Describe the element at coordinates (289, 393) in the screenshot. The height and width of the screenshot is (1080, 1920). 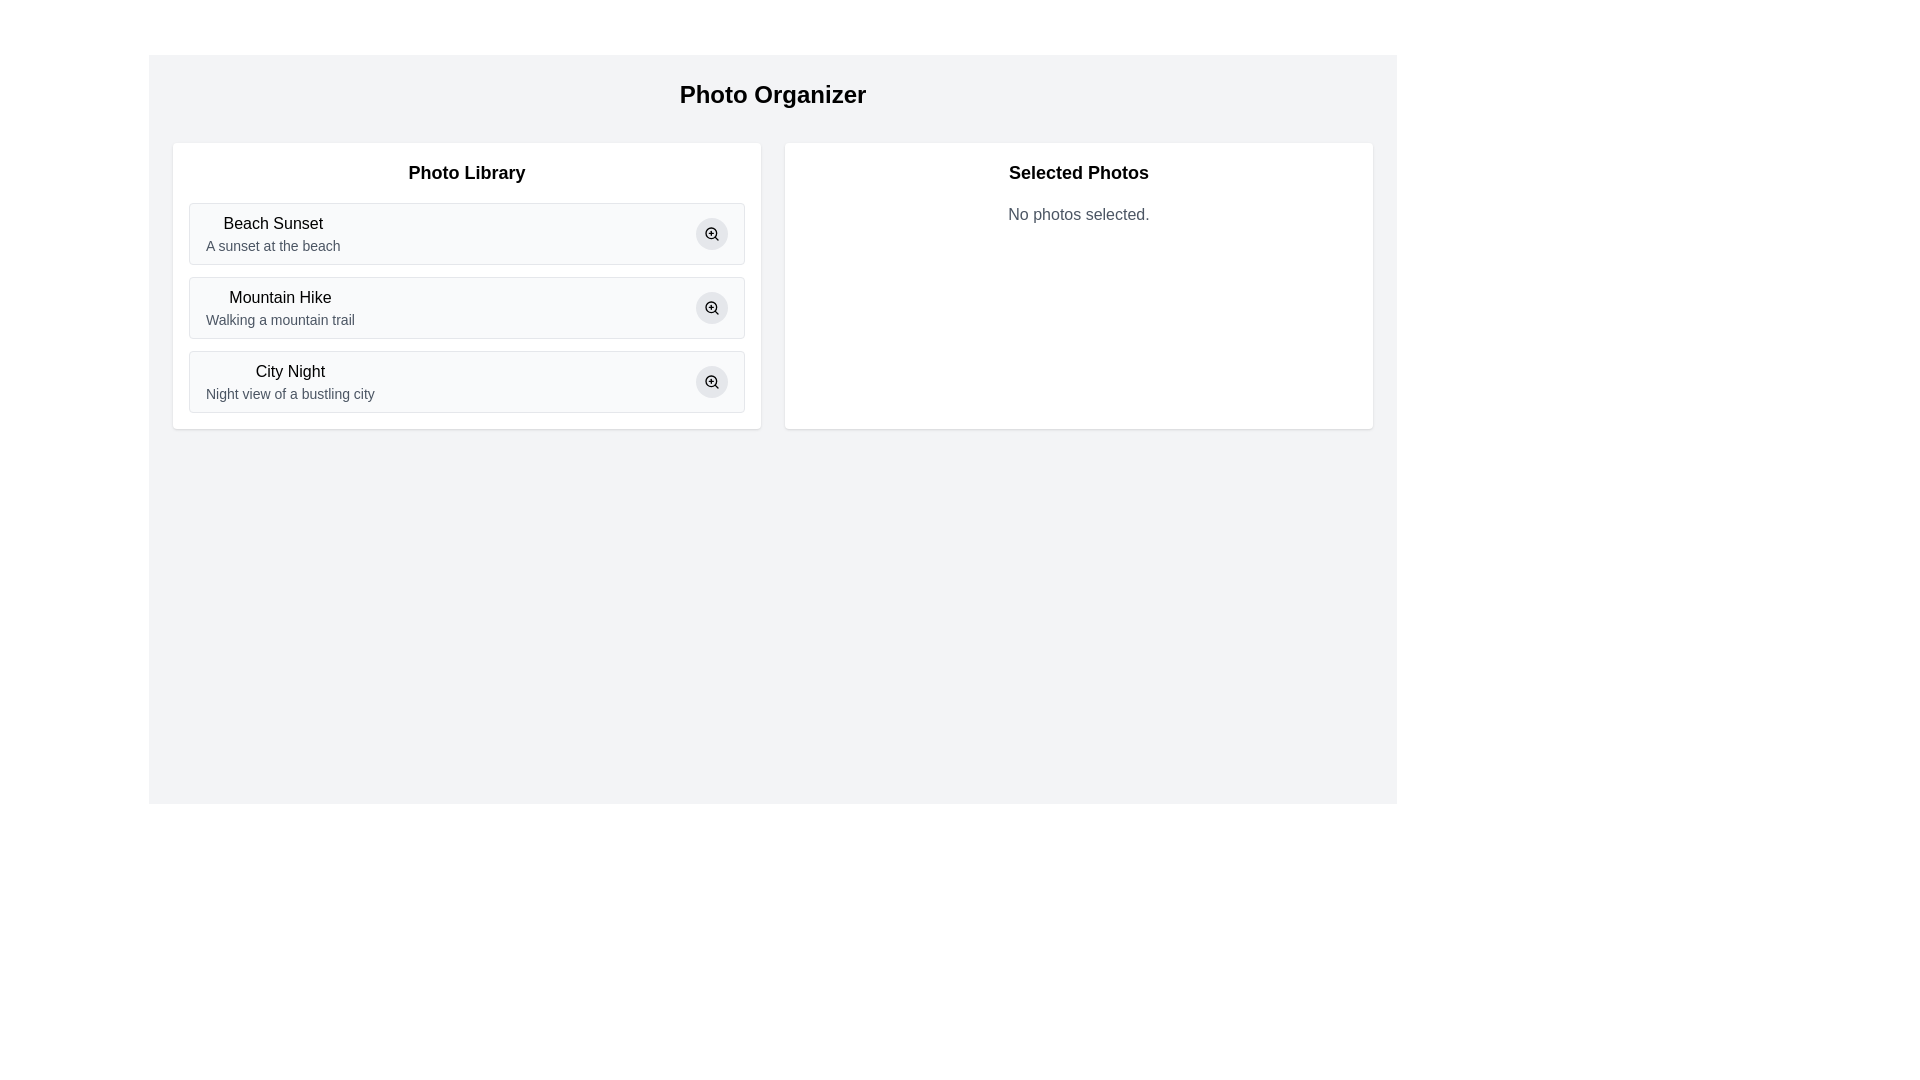
I see `the descriptive subtitle element below the title 'City Night' in the 'Photo Library' section` at that location.